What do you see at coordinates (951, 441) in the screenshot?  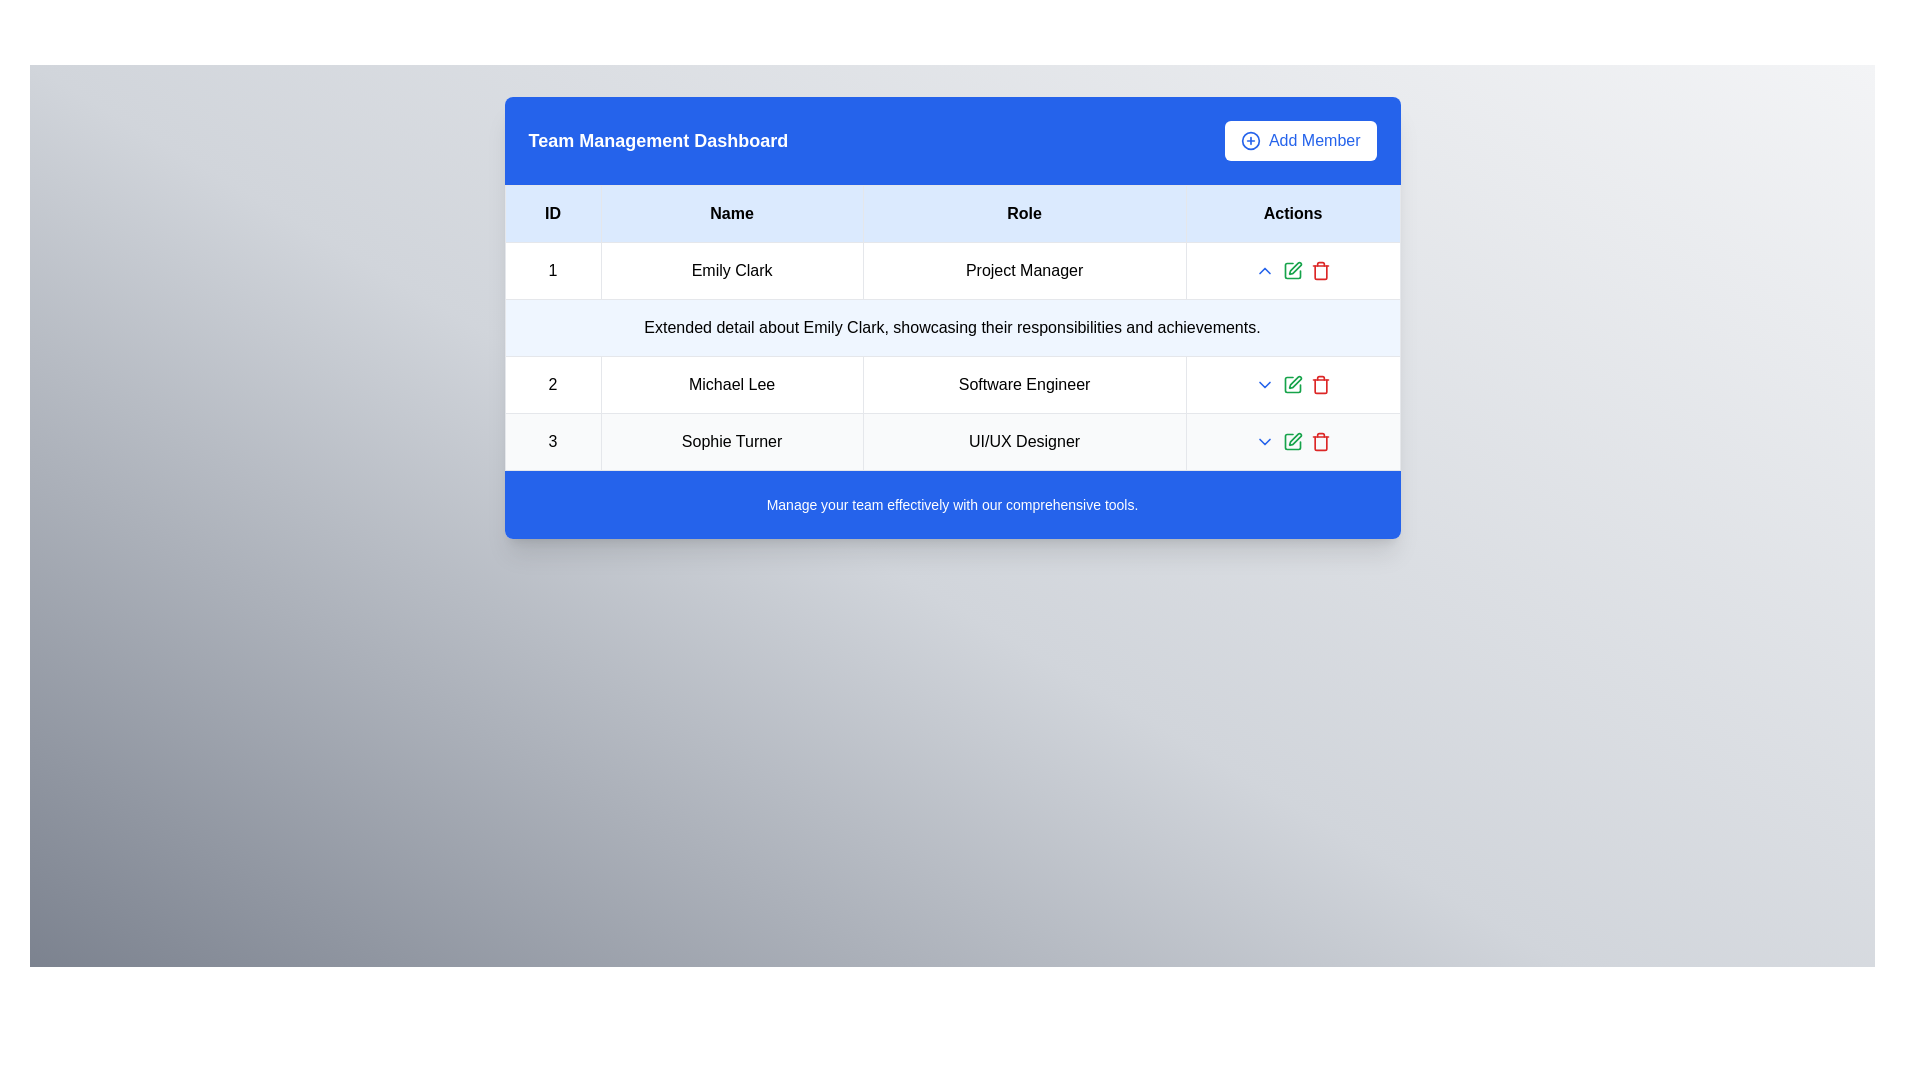 I see `information displayed in the table row for 'Sophie Turner', which includes the ID '3', the name 'Sophie Turner', and the role 'UI/UX Designer'` at bounding box center [951, 441].